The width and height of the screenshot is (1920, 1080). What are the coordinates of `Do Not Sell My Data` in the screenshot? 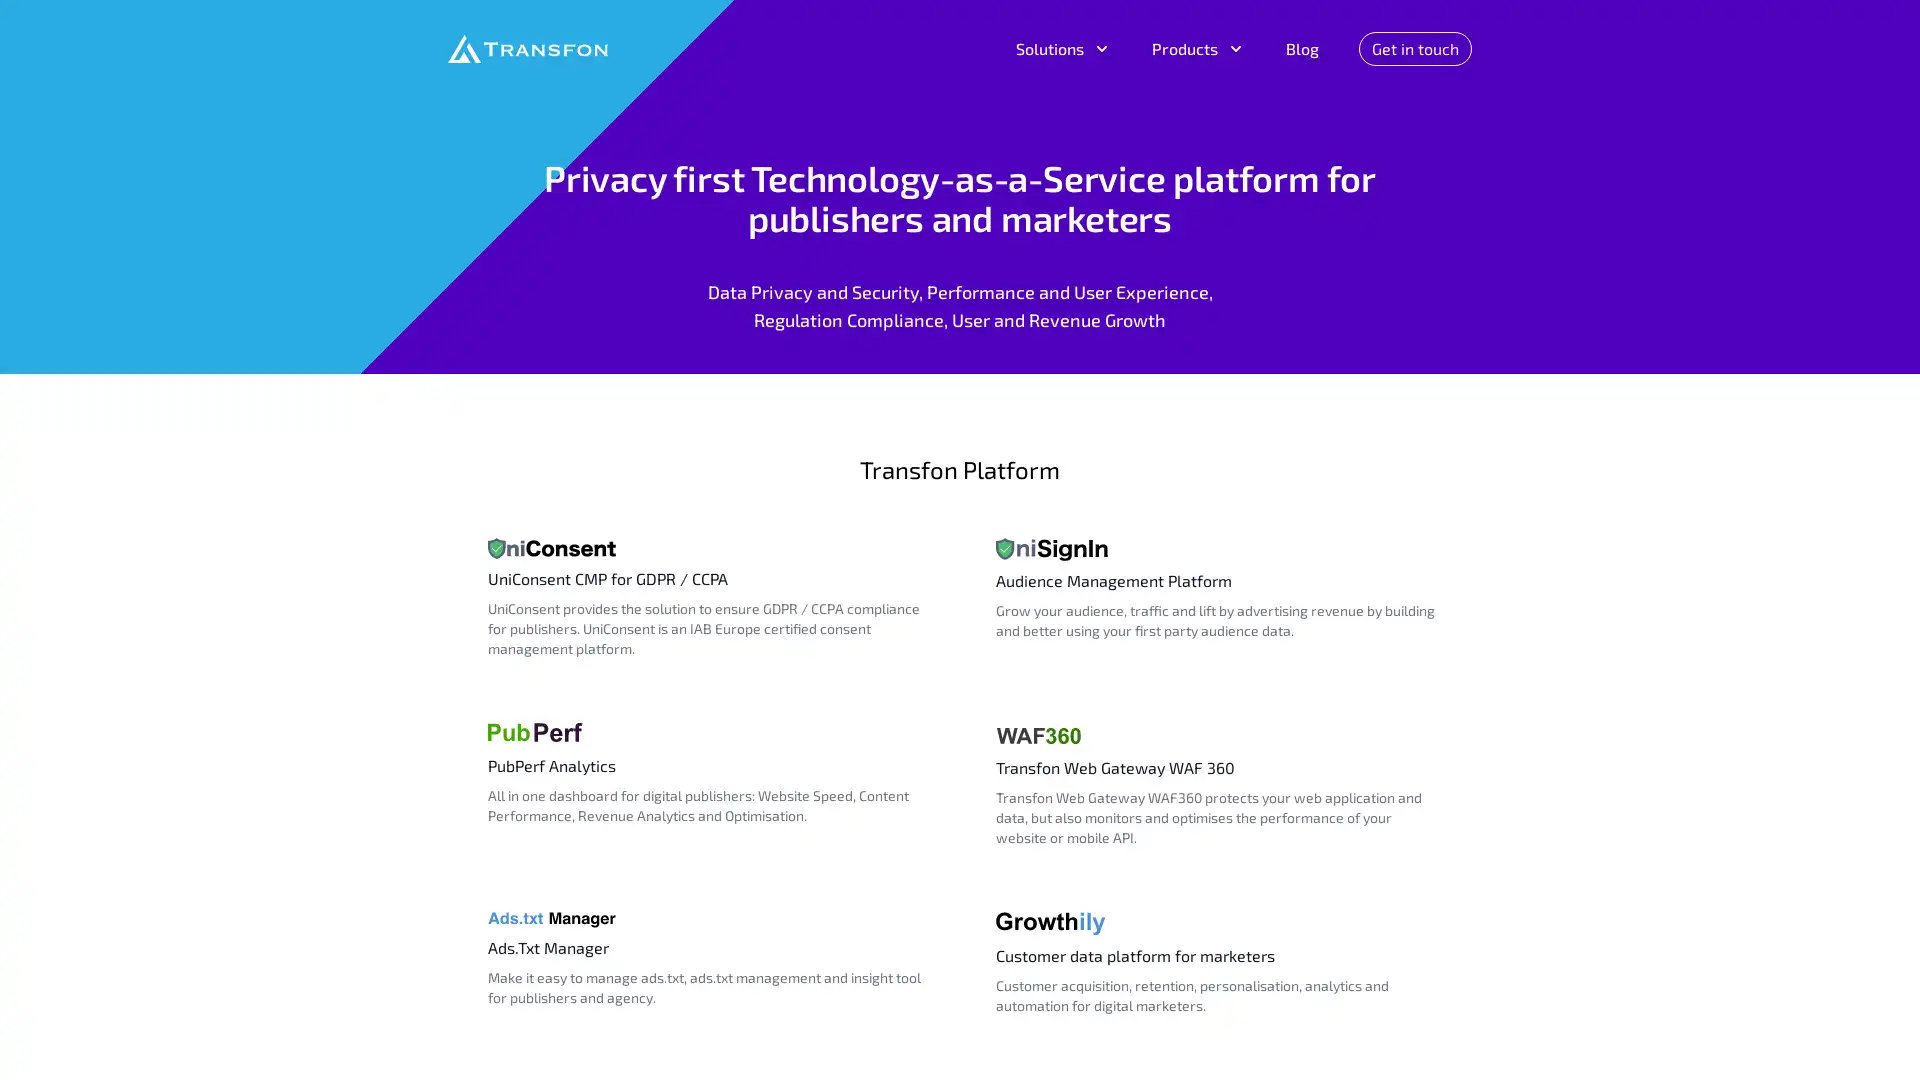 It's located at (134, 1043).